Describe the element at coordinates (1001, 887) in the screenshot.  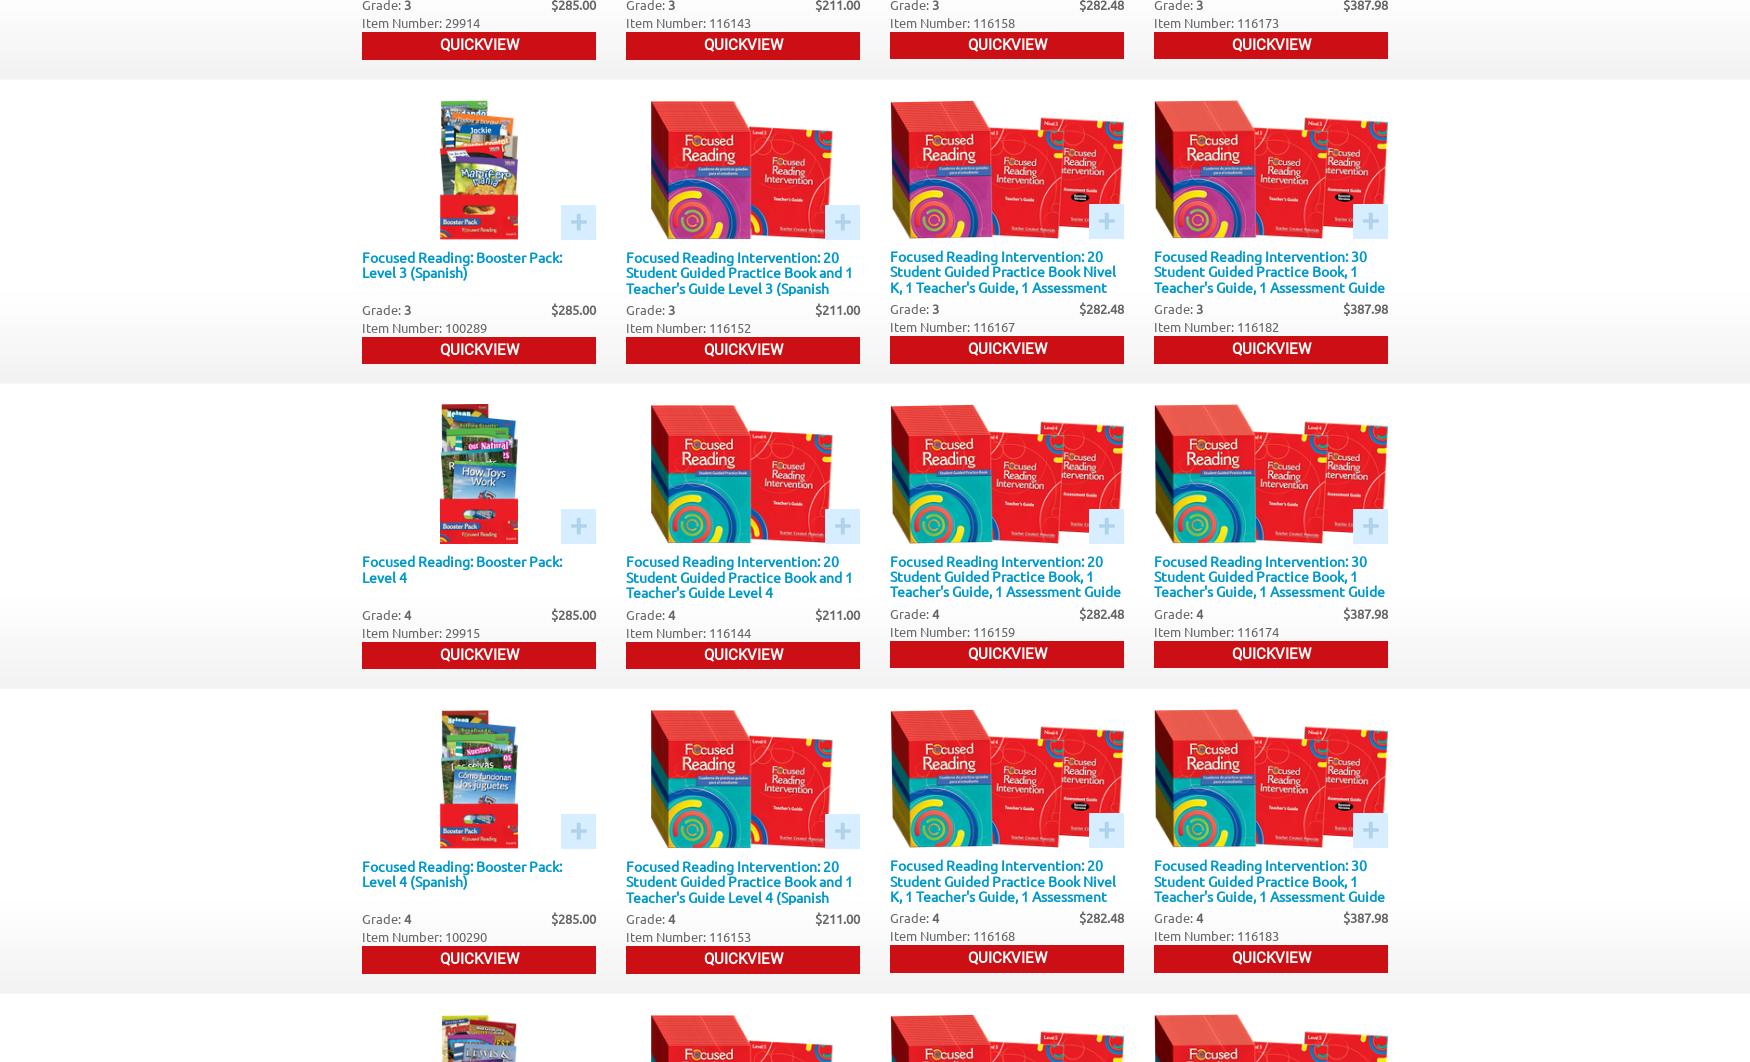
I see `'Focused Reading Intervention: 20 Student Guided Practice Book Nivel K, 1 Teacher's Guide, 1 Assessment Guide Level 4 (Spanish Version)'` at that location.